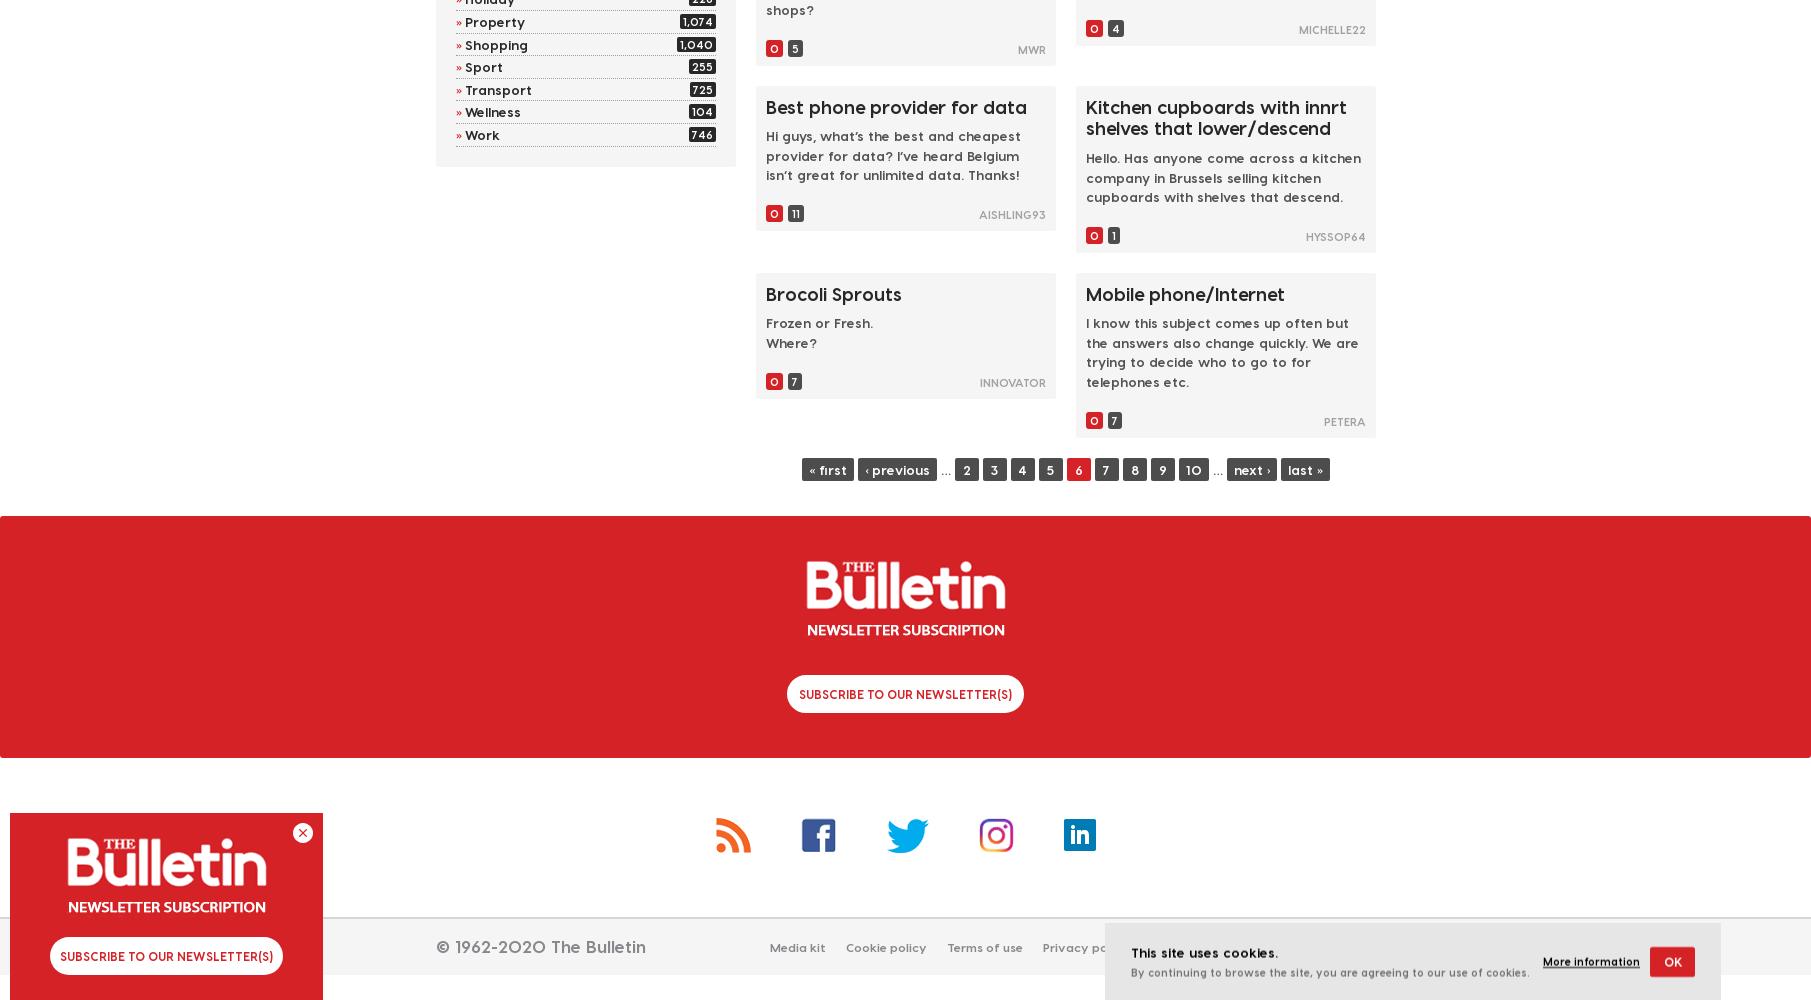 This screenshot has height=1000, width=1811. What do you see at coordinates (1179, 946) in the screenshot?
I see `'Contact us'` at bounding box center [1179, 946].